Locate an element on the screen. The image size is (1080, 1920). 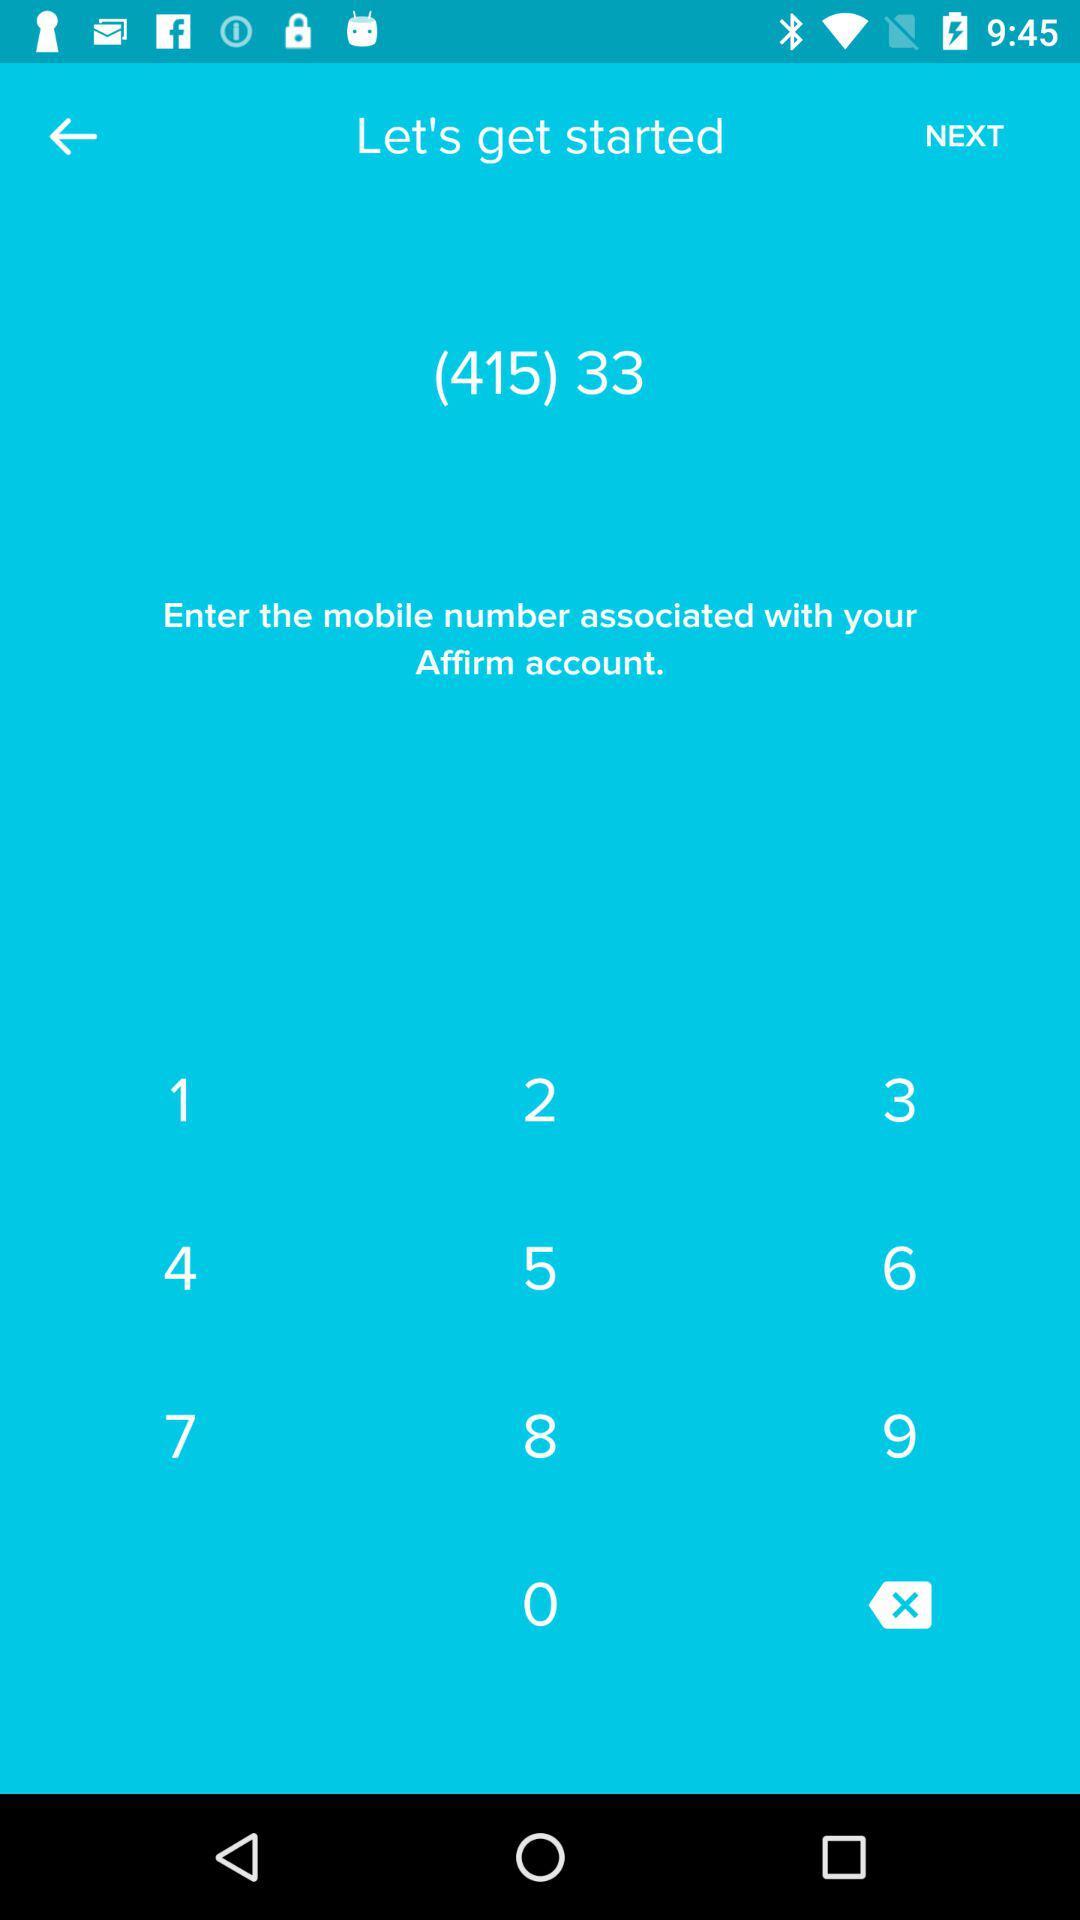
the item above the enter the mobile is located at coordinates (72, 135).